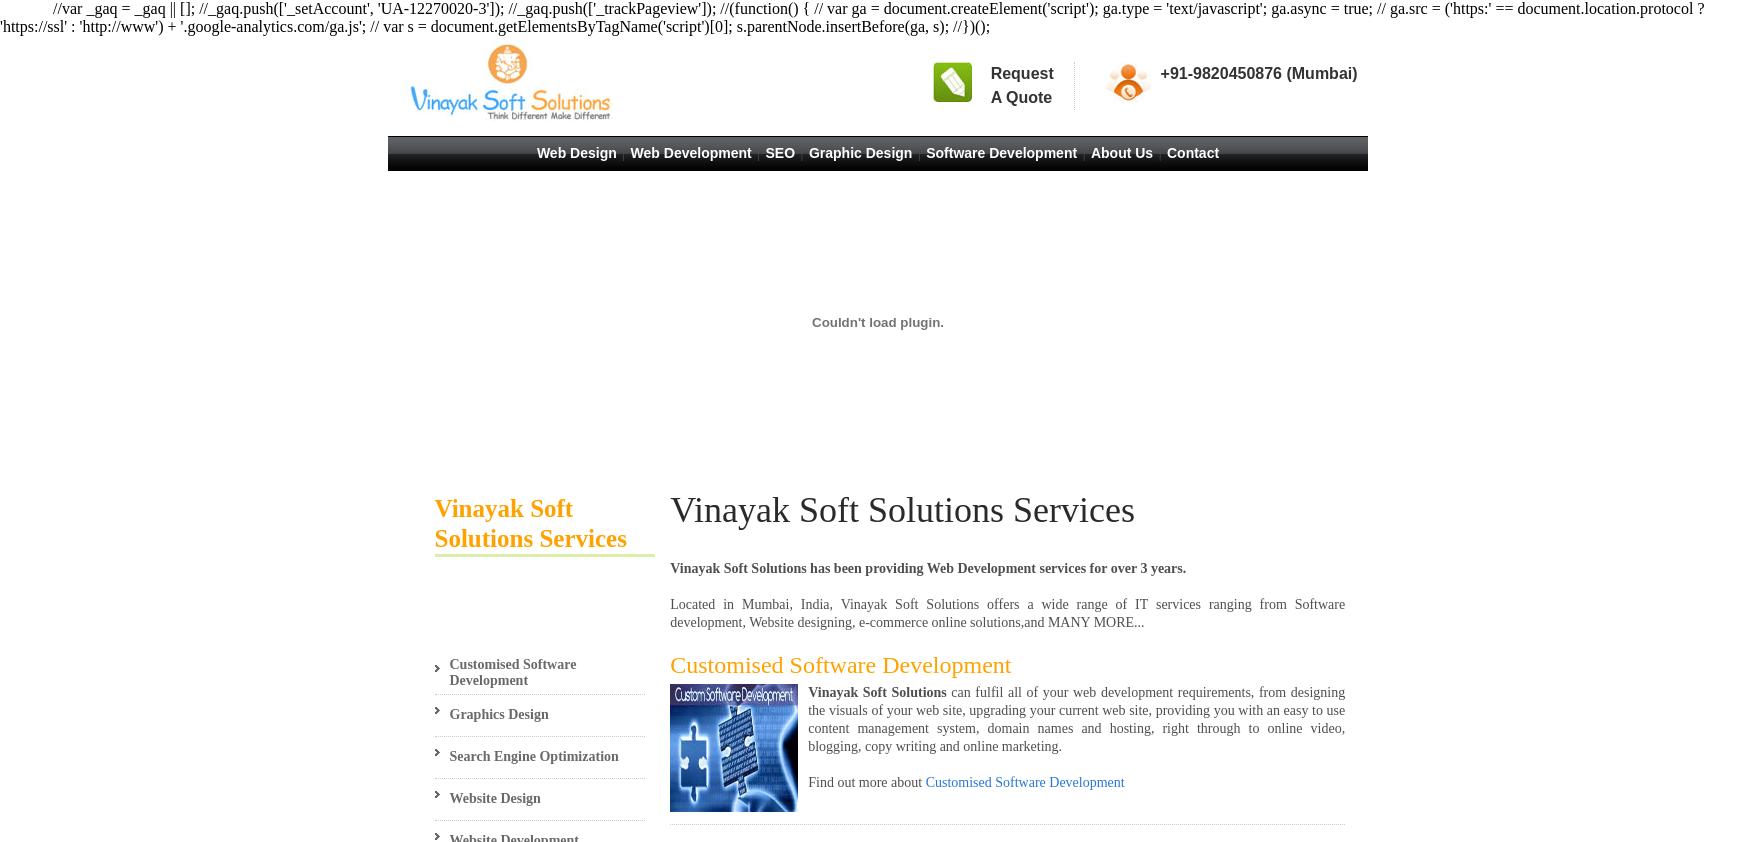  Describe the element at coordinates (498, 714) in the screenshot. I see `'Graphics Design'` at that location.